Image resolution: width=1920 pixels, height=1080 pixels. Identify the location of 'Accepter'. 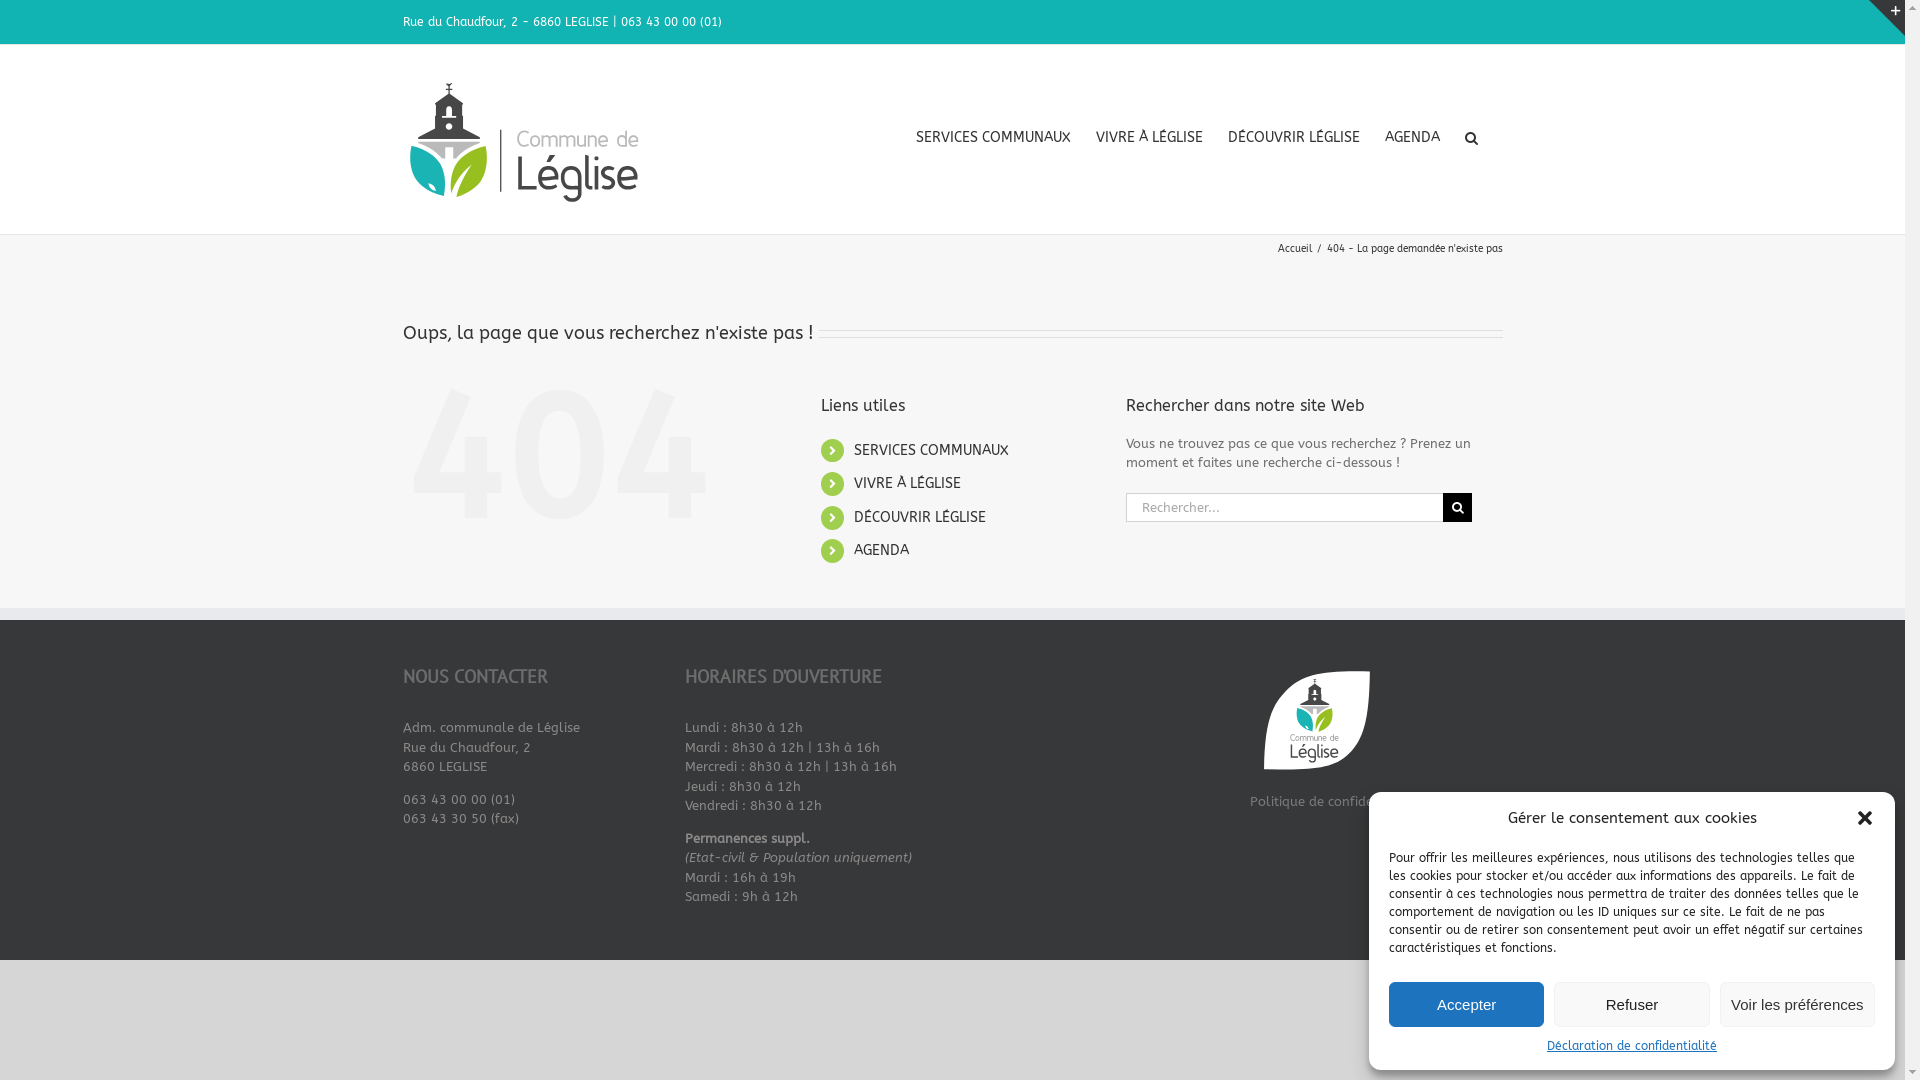
(1466, 1004).